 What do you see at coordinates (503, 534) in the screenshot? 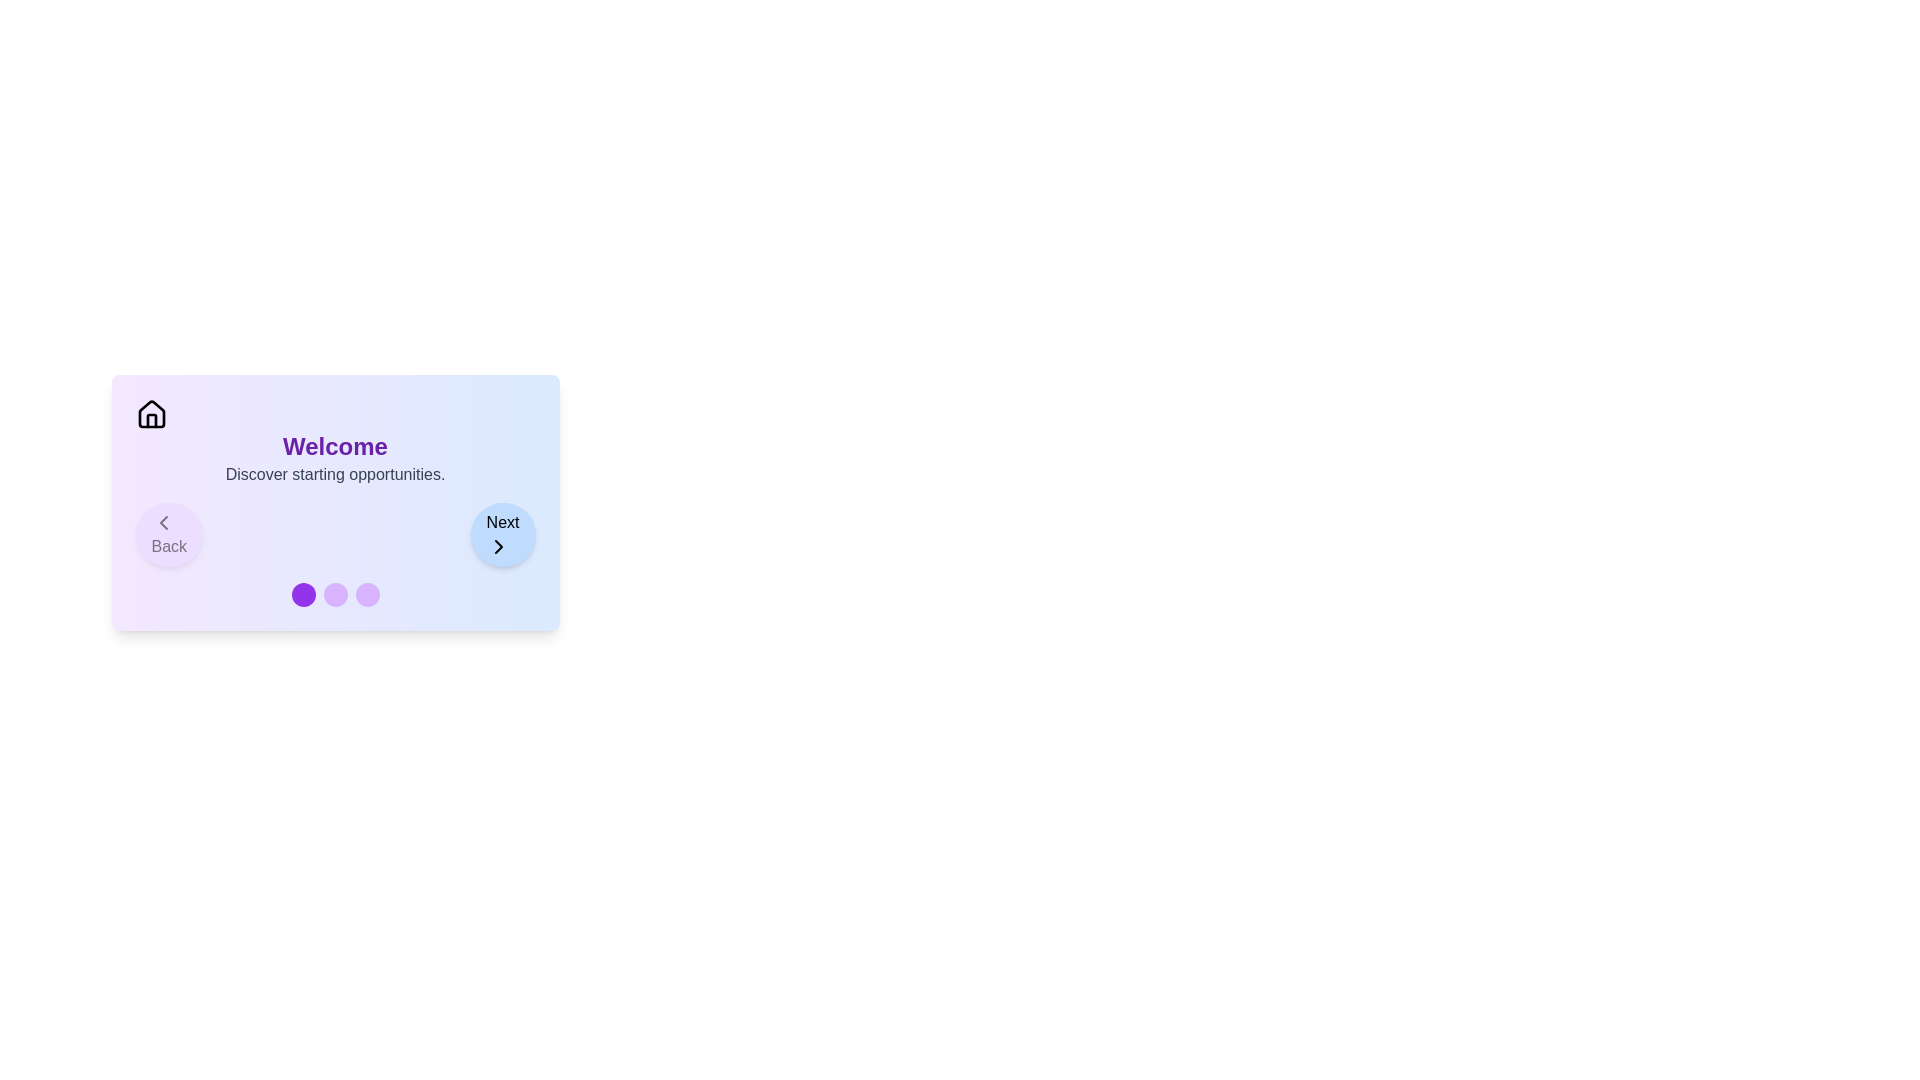
I see `the 'Next' button to navigate to the next step` at bounding box center [503, 534].